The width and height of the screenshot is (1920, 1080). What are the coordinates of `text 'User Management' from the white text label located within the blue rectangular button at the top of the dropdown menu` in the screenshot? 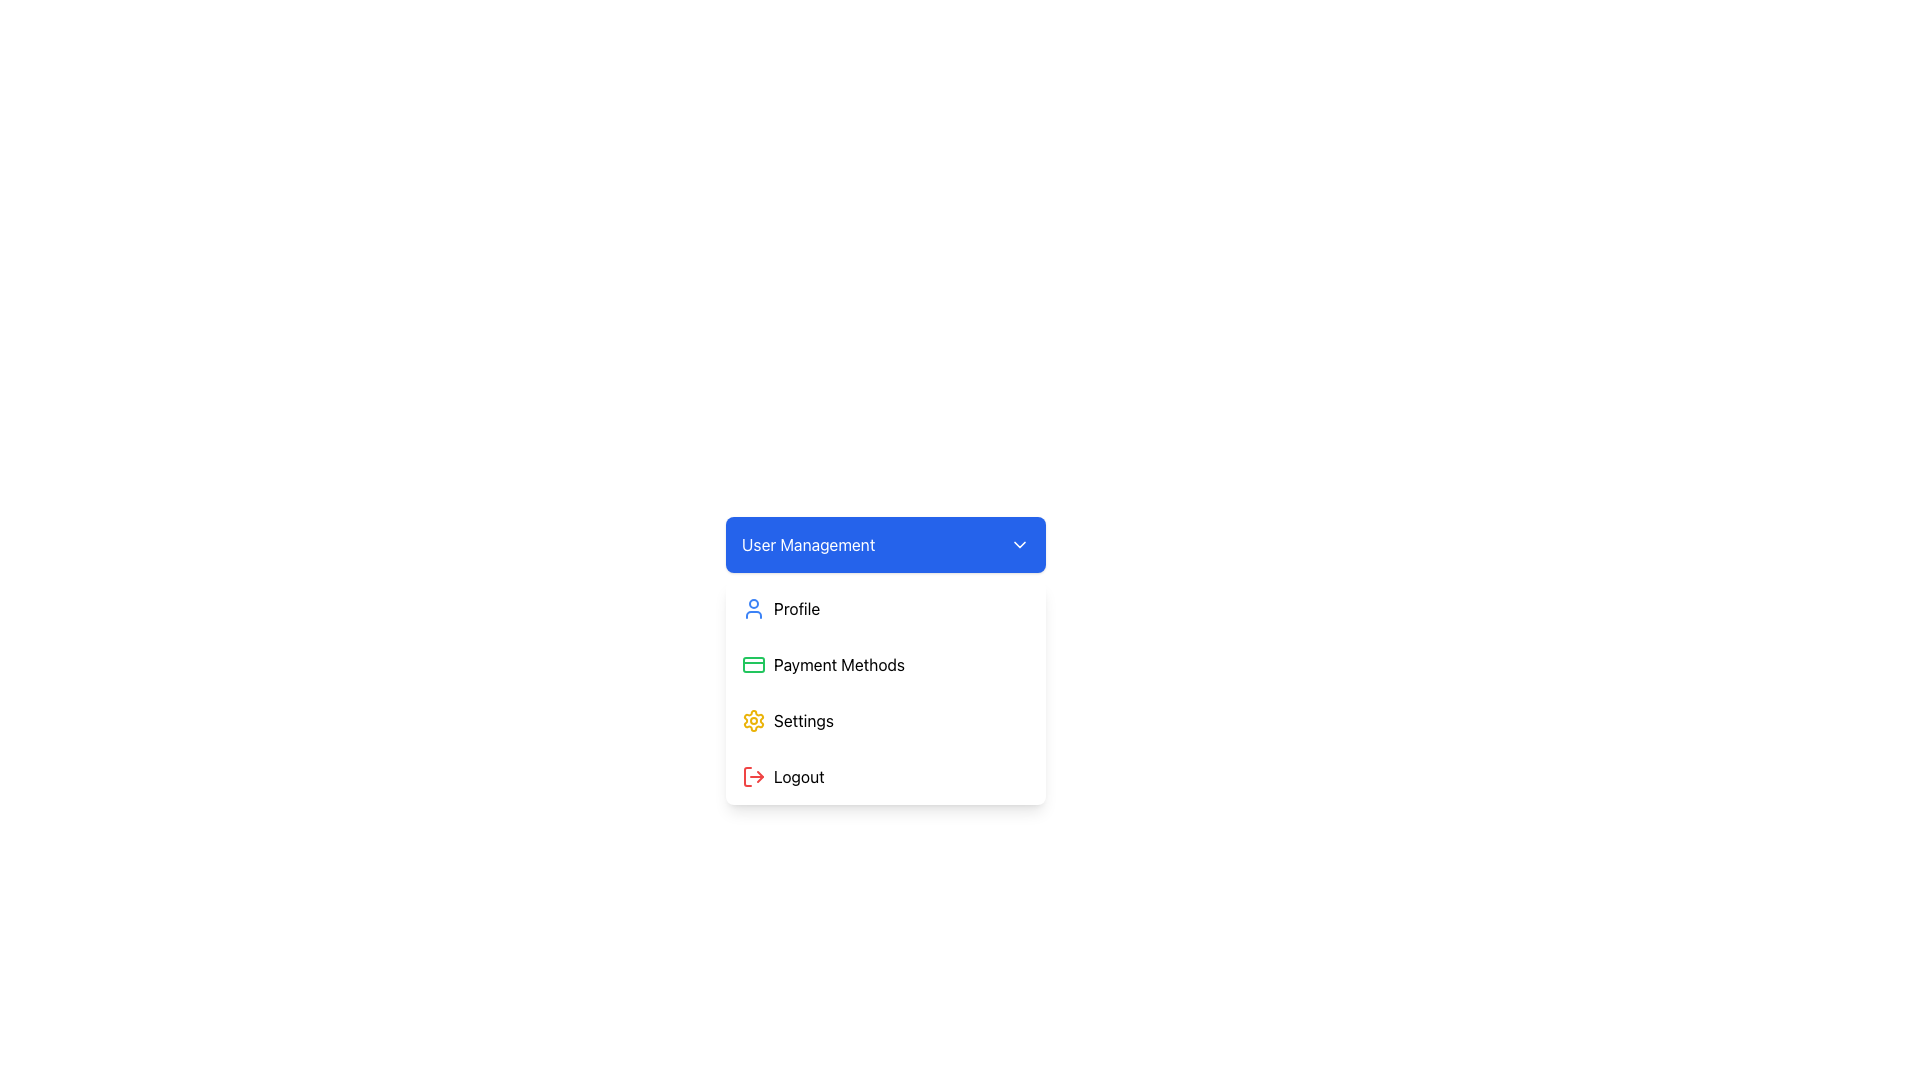 It's located at (808, 544).